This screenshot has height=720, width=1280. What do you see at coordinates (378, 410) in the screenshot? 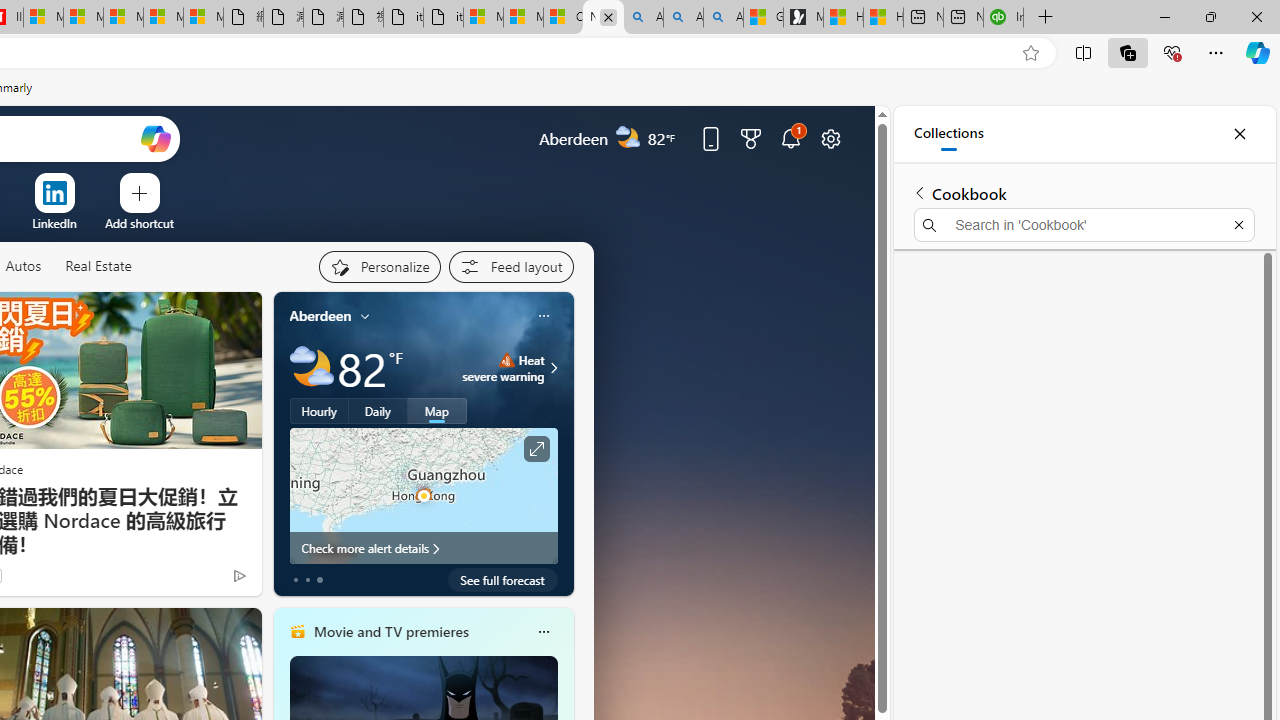
I see `'Daily'` at bounding box center [378, 410].